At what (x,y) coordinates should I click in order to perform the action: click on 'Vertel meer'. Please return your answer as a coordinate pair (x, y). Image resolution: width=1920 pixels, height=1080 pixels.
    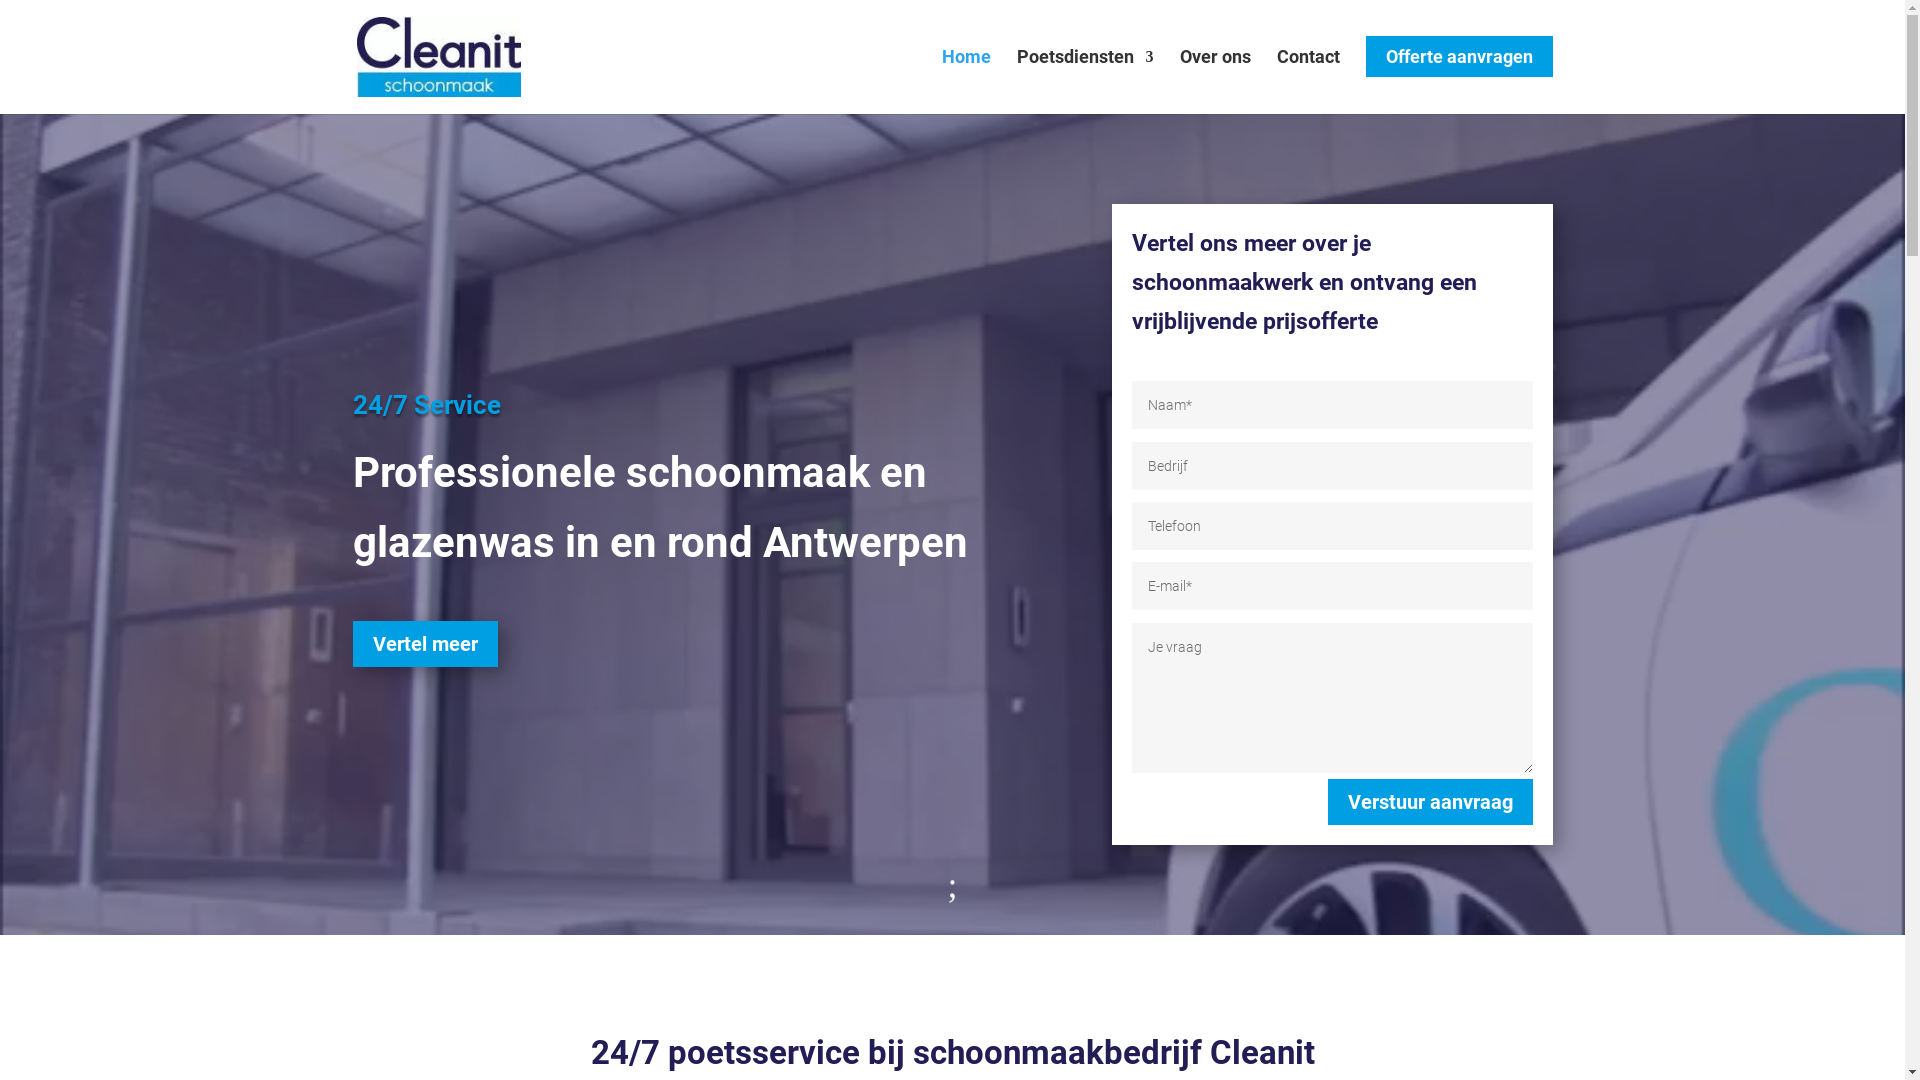
    Looking at the image, I should click on (424, 644).